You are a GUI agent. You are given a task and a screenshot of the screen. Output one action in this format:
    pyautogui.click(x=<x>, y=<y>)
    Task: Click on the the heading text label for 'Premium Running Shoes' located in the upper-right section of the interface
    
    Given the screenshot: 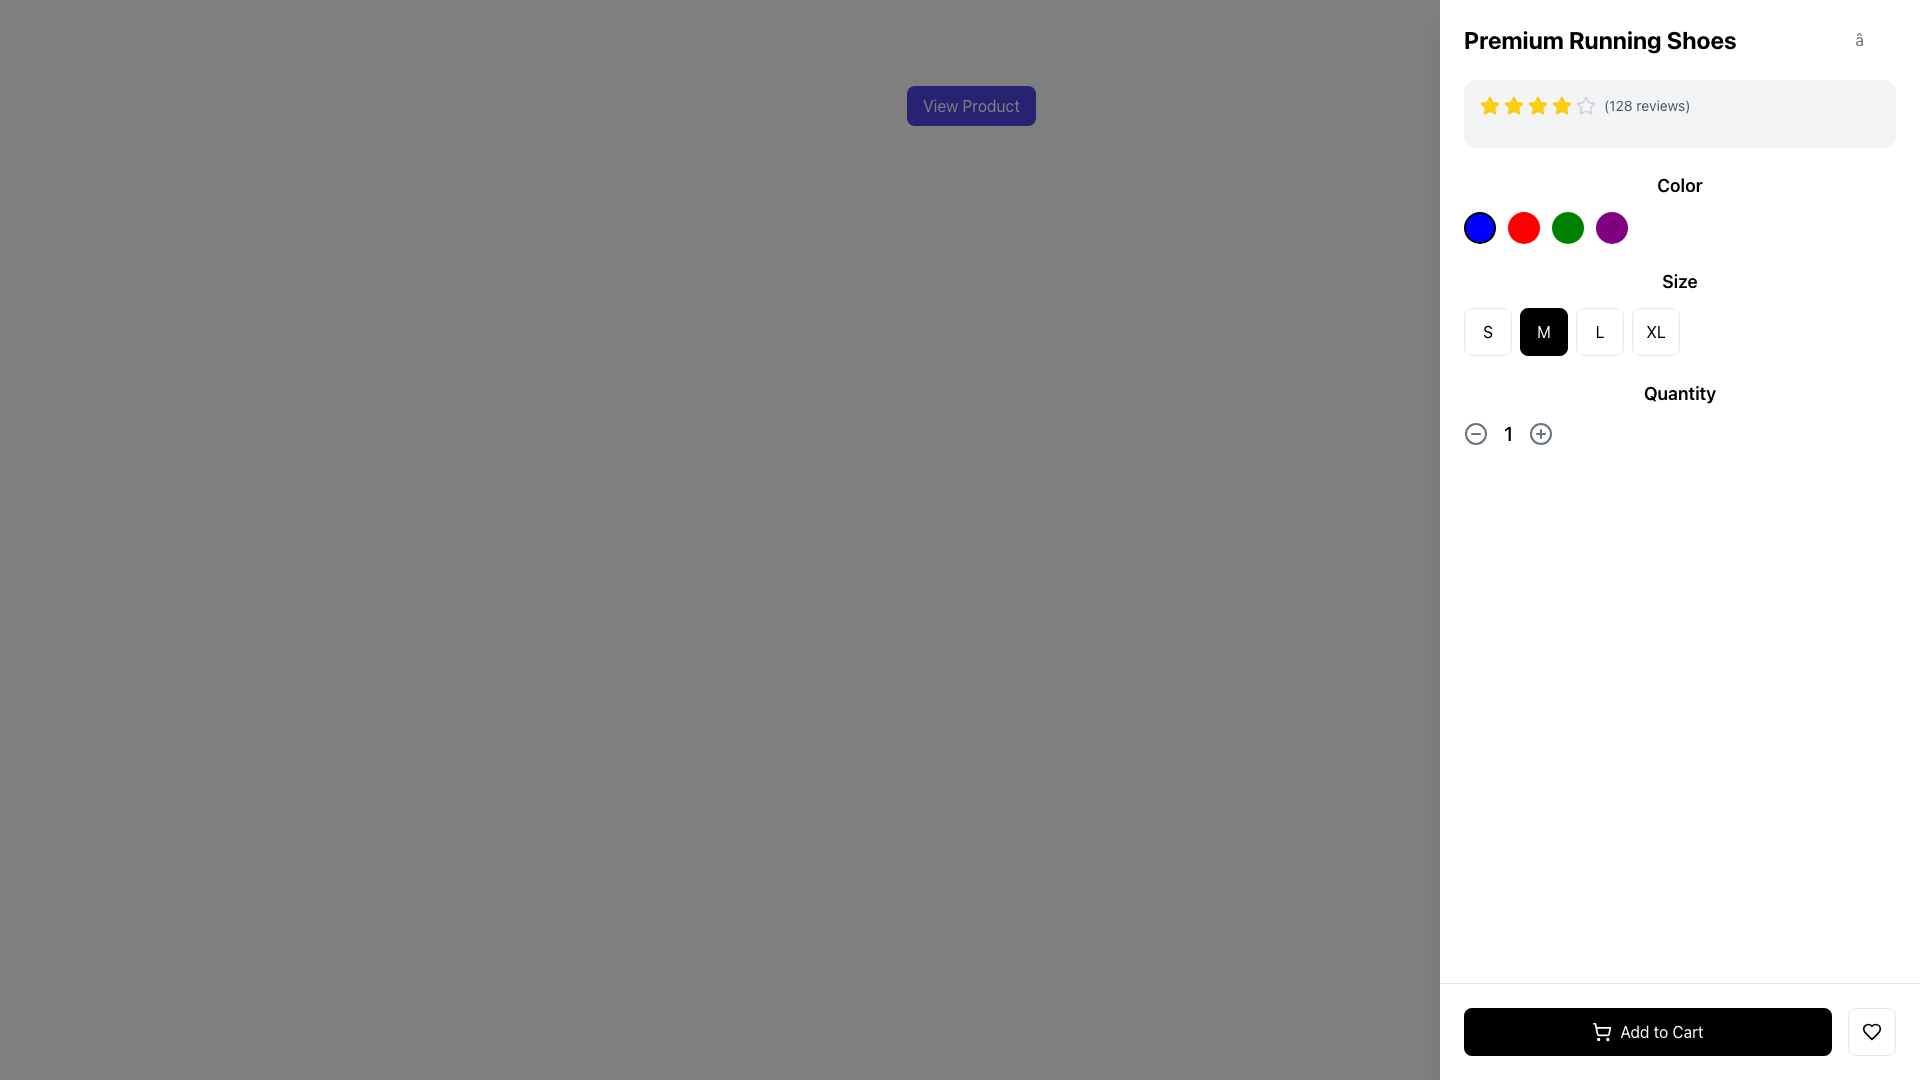 What is the action you would take?
    pyautogui.click(x=1600, y=39)
    